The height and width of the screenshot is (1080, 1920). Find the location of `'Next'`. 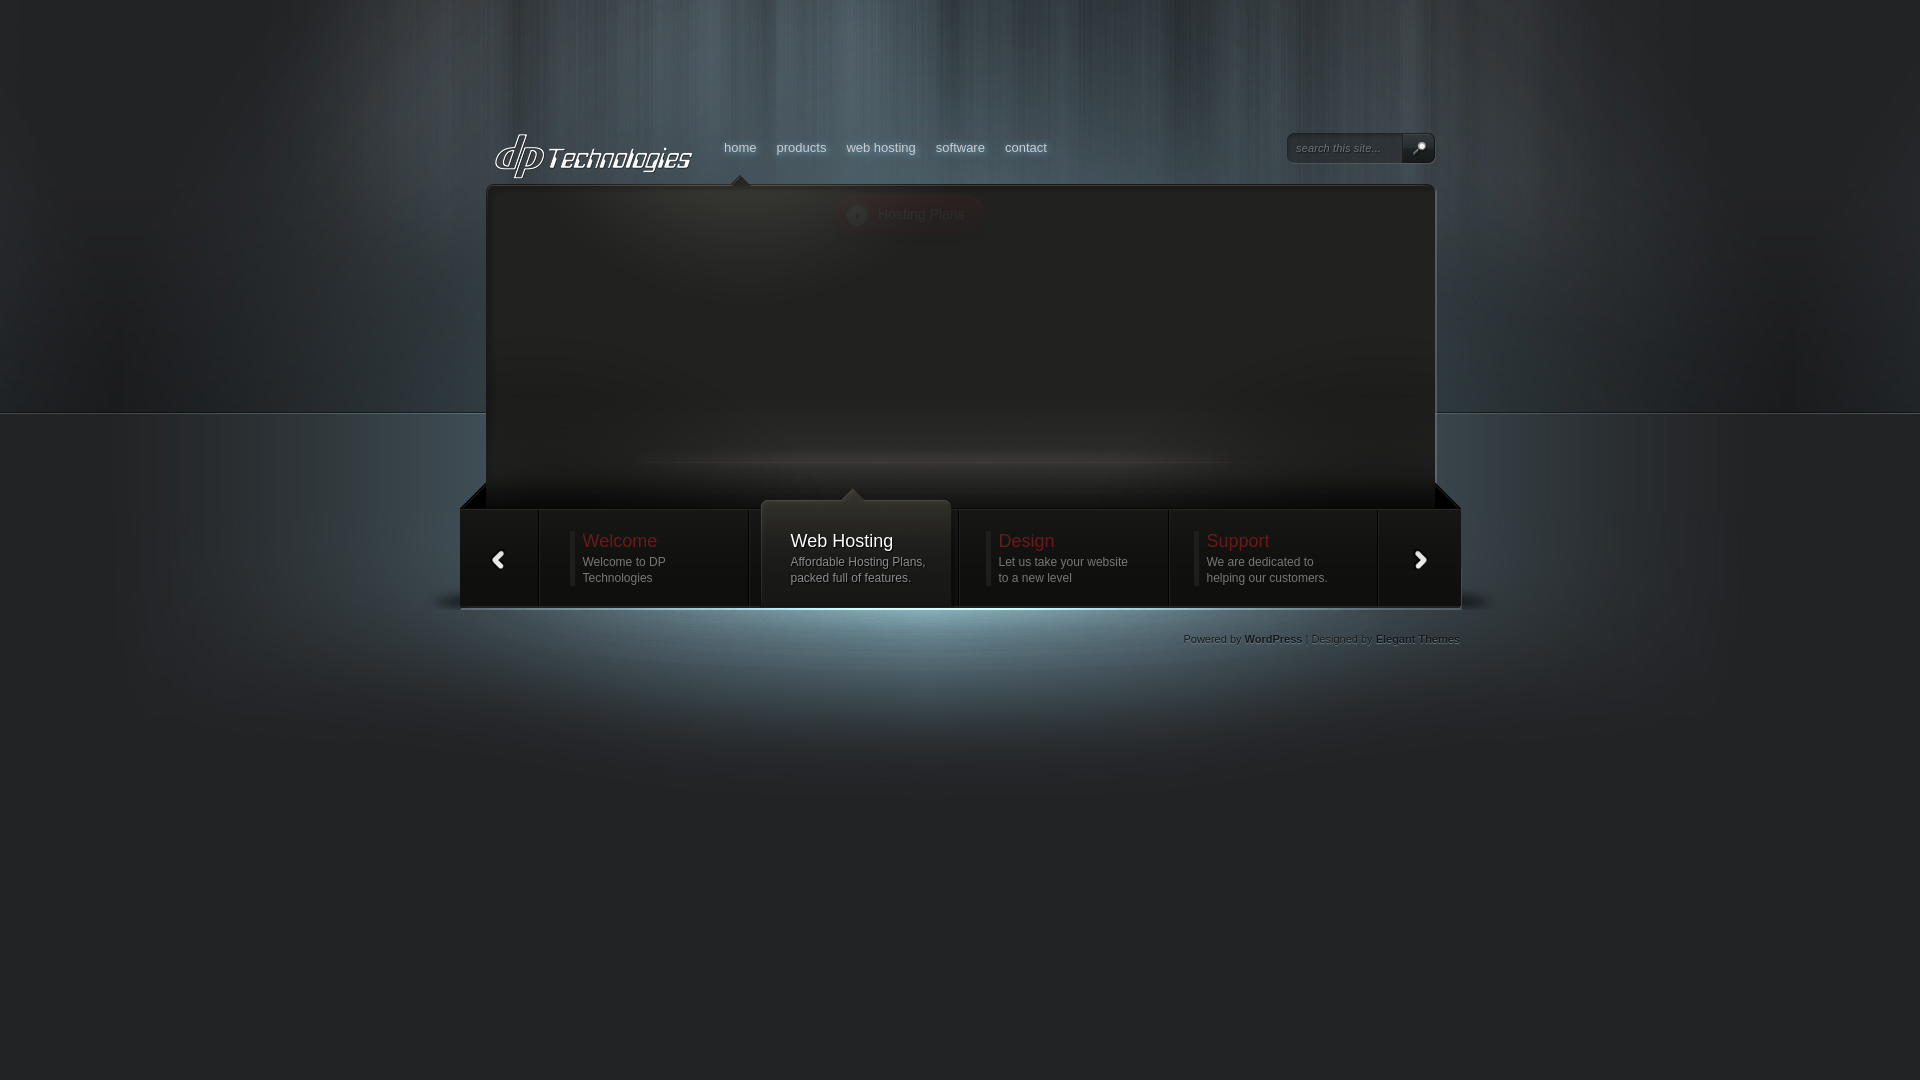

'Next' is located at coordinates (1419, 558).